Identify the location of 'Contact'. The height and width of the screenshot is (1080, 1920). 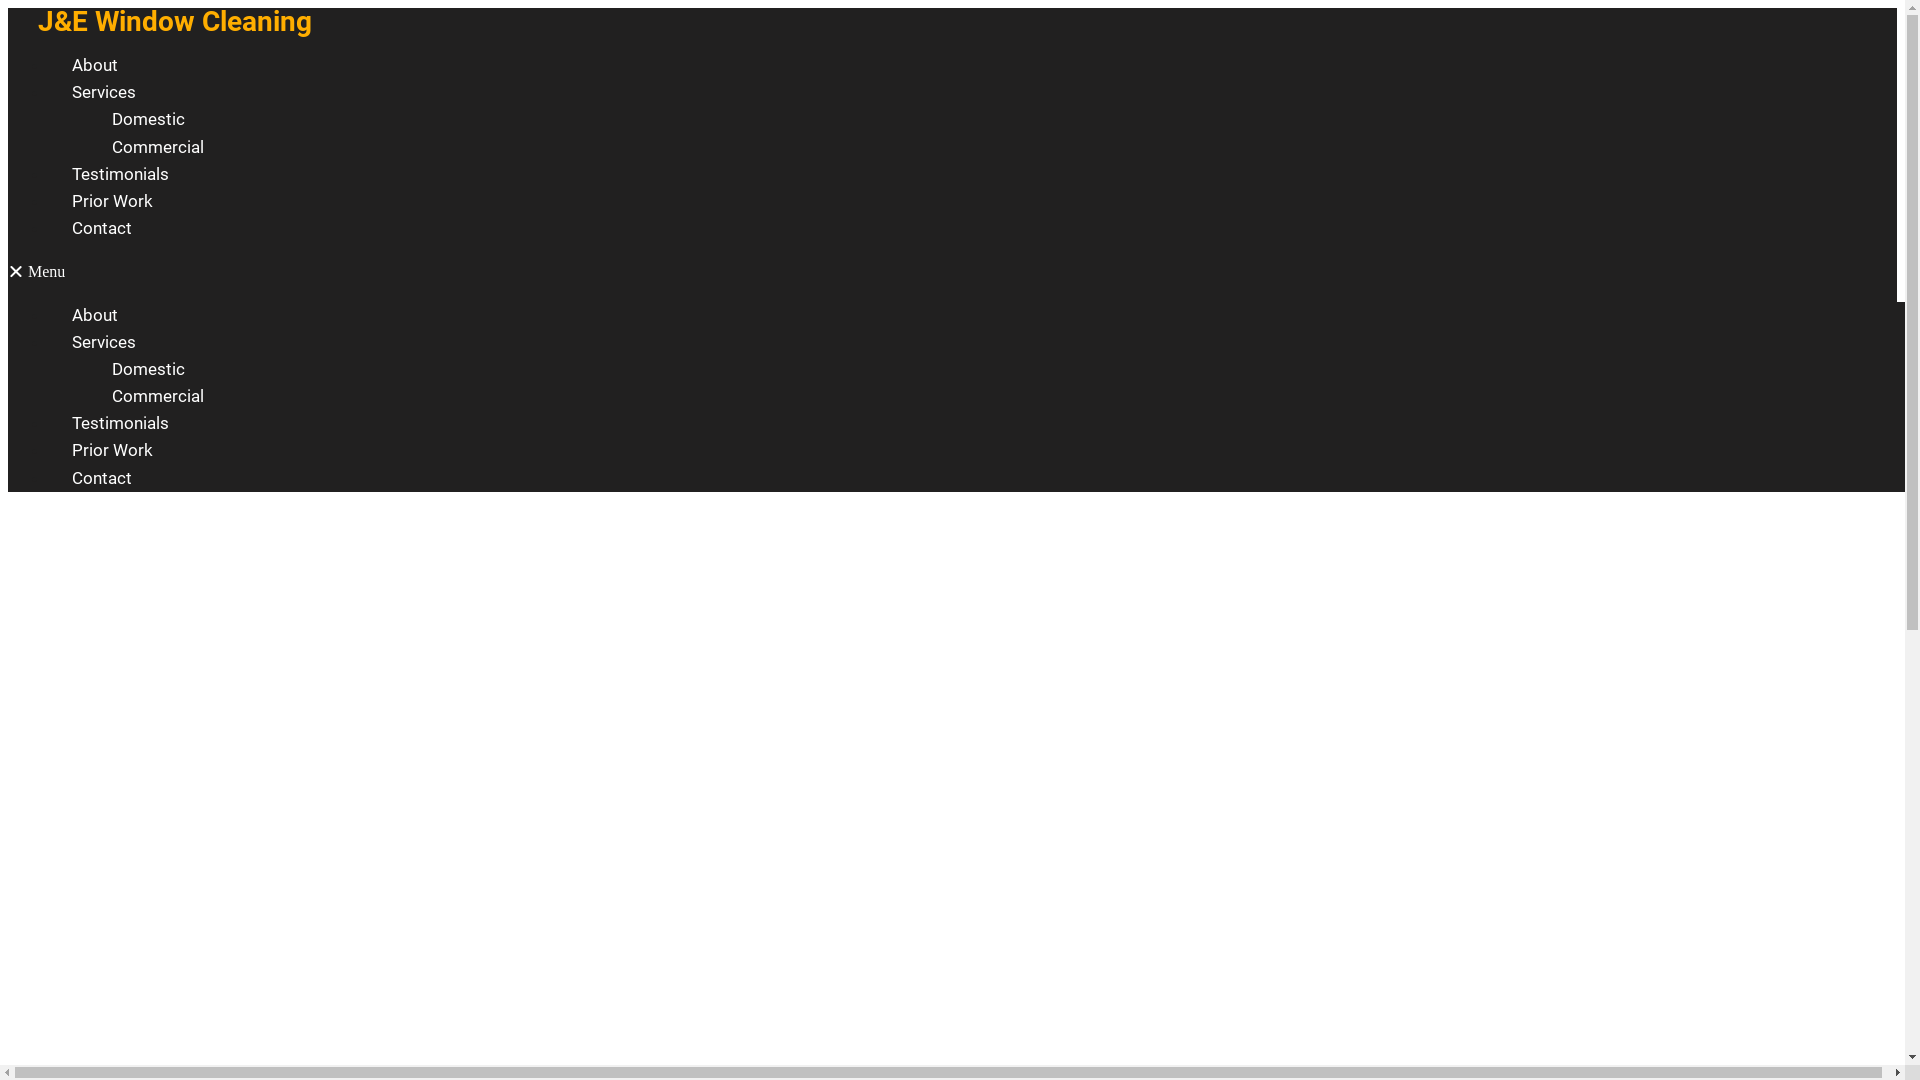
(100, 478).